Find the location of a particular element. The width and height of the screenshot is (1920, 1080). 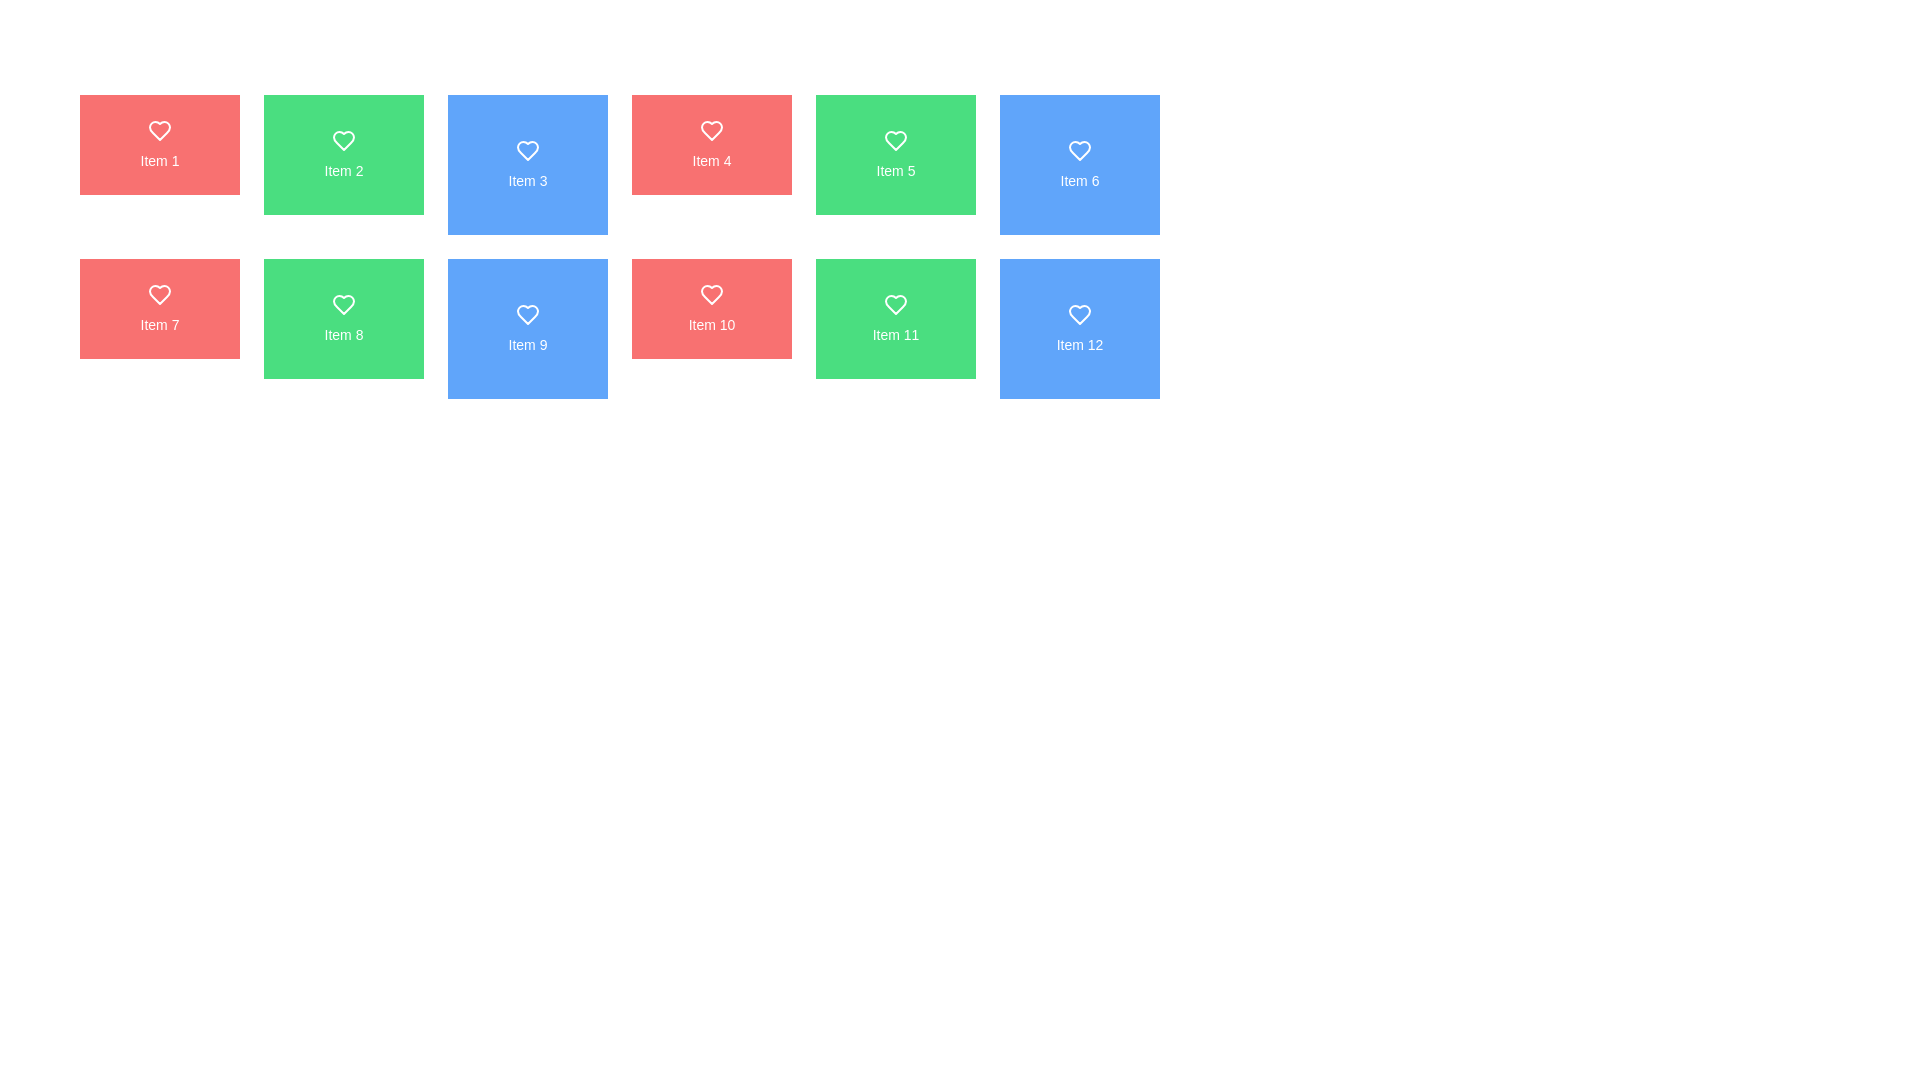

the heart icon centered within the blue square labeled 'Item 9' to like or favorite the item is located at coordinates (528, 315).